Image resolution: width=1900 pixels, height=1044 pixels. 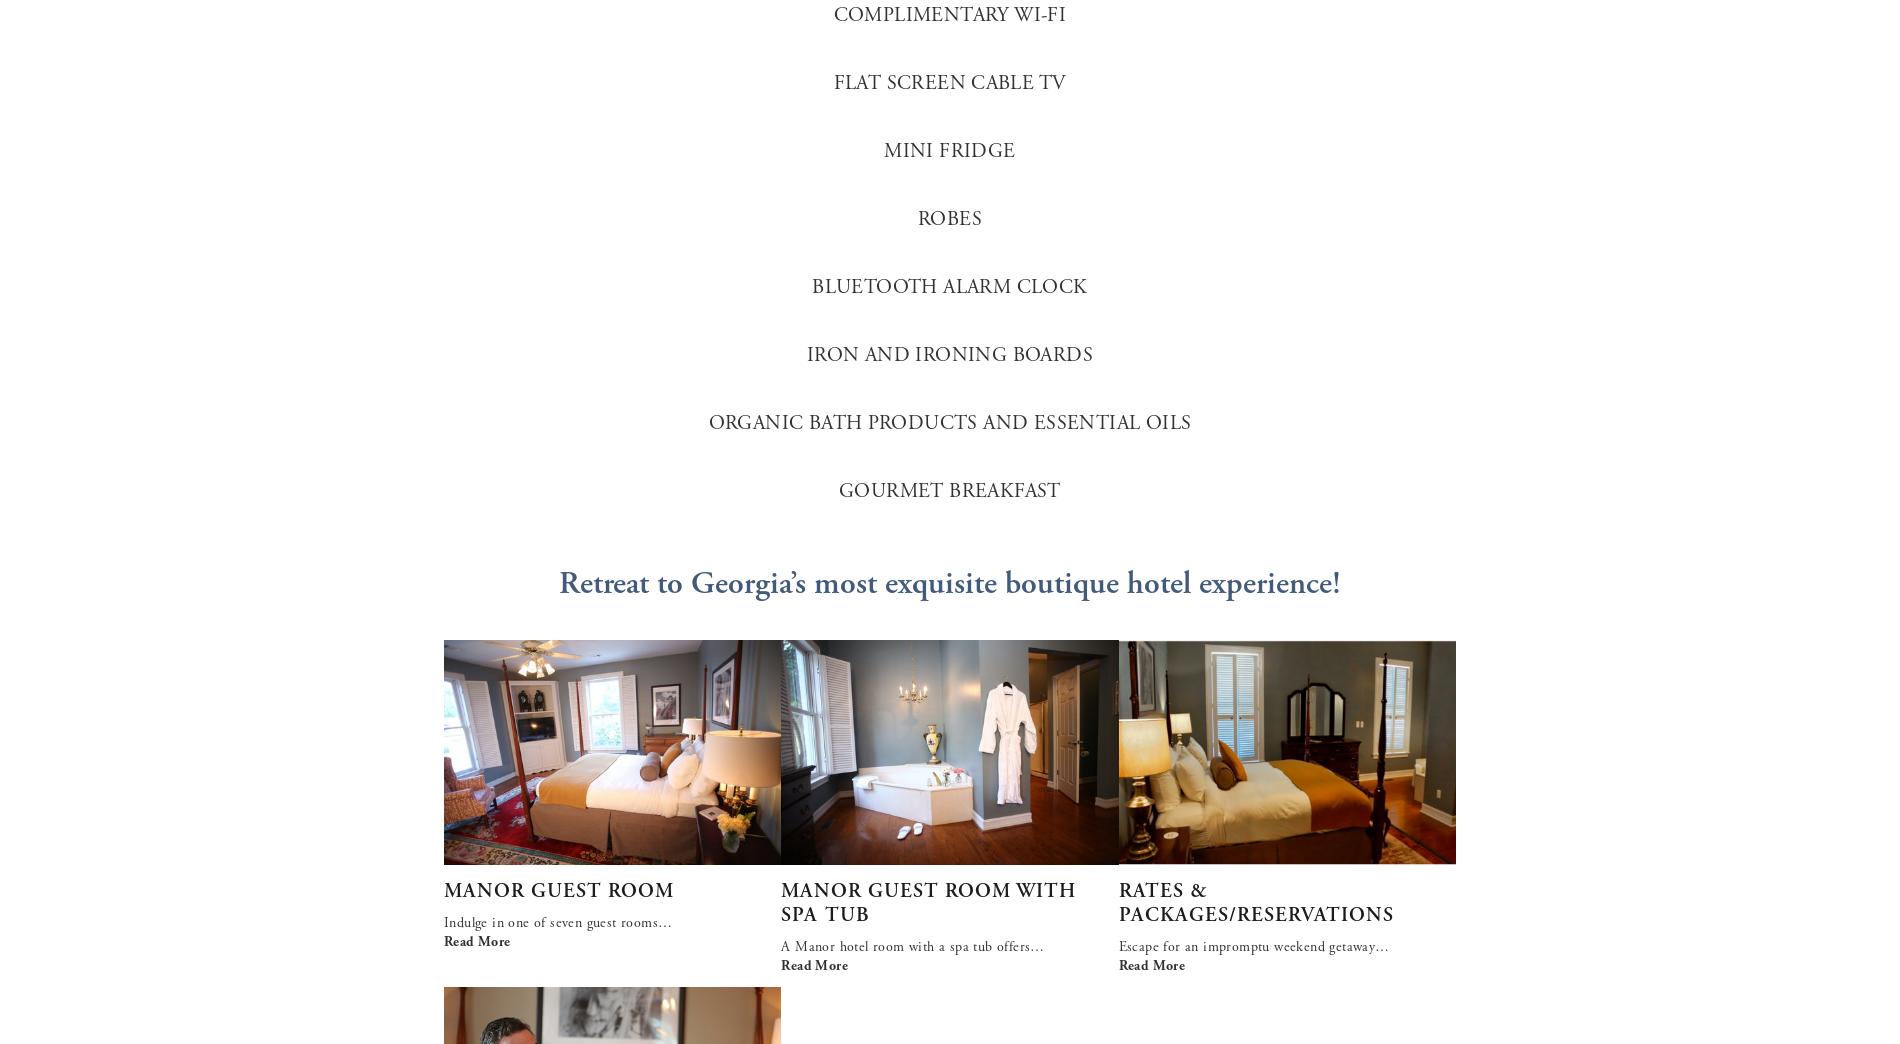 I want to click on 'FLAT SCREEN CABLE TV', so click(x=948, y=83).